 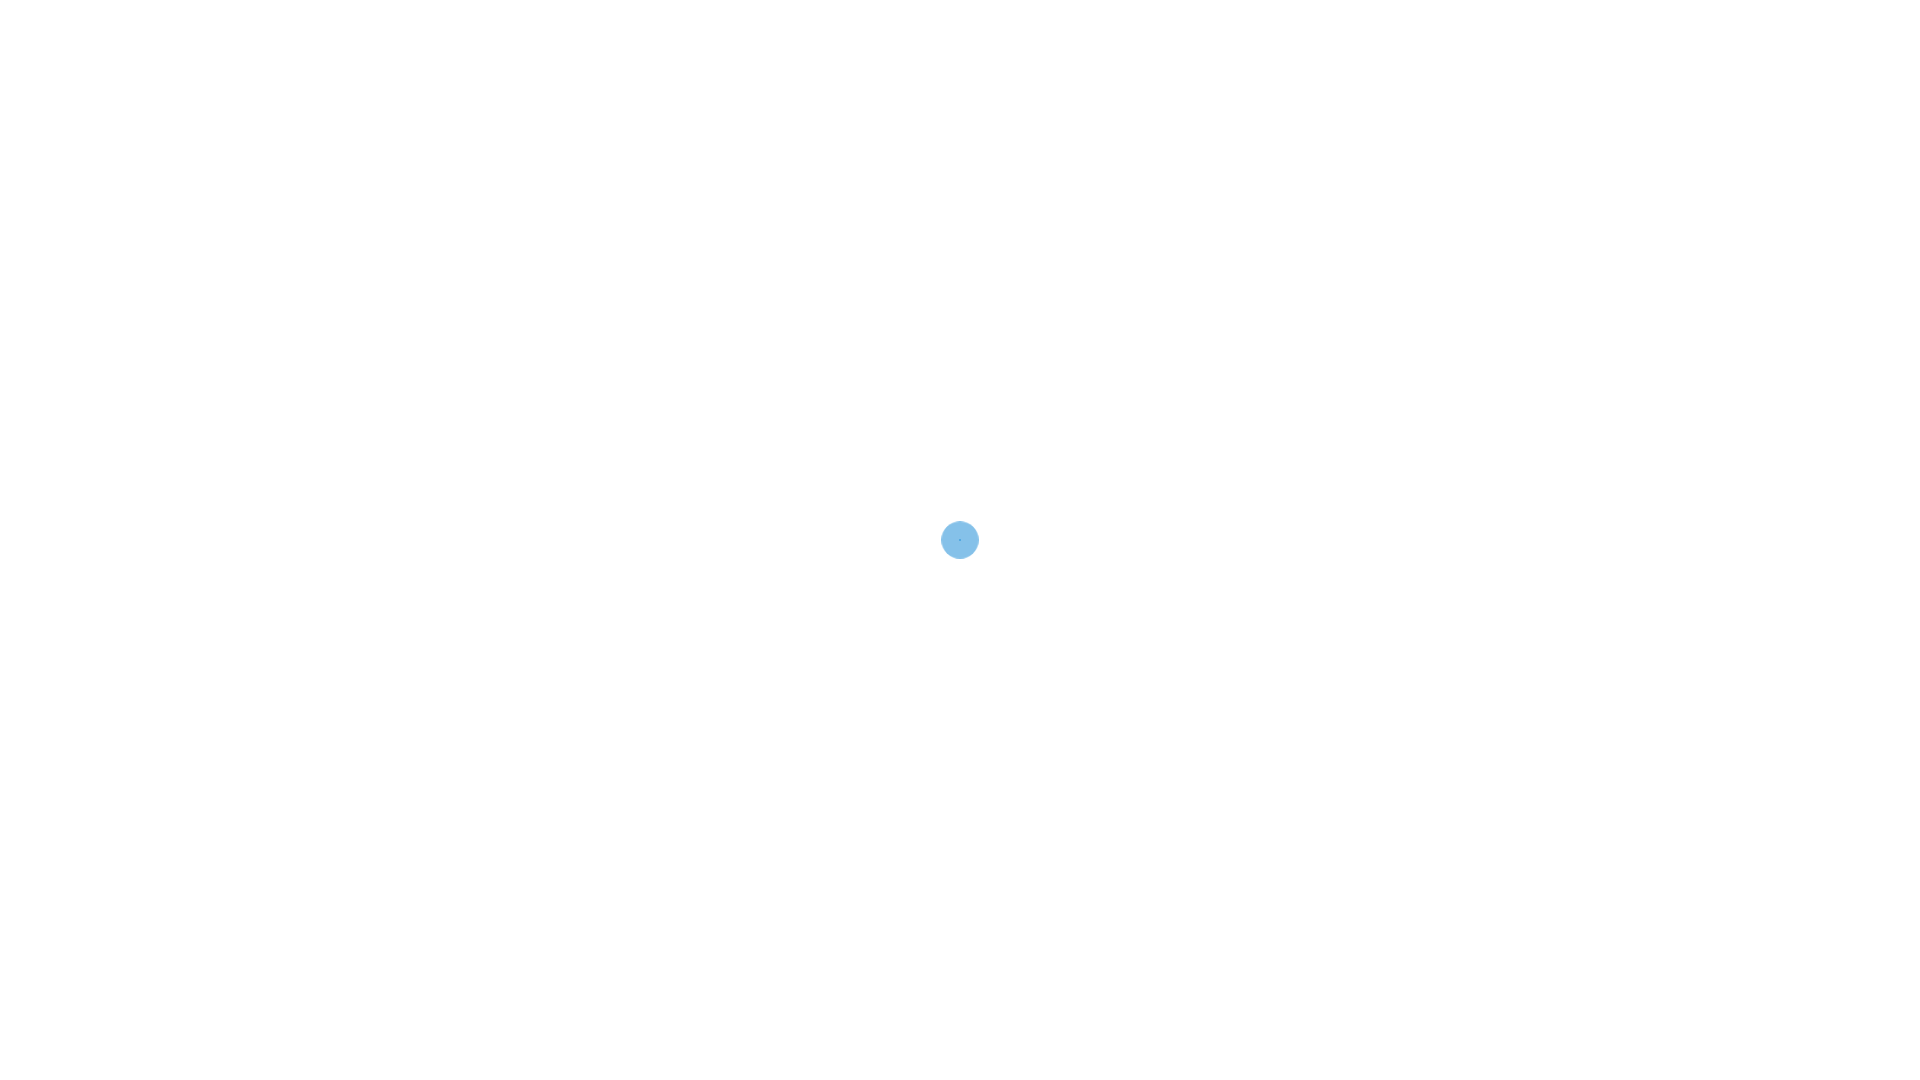 I want to click on 'SERVICES', so click(x=698, y=131).